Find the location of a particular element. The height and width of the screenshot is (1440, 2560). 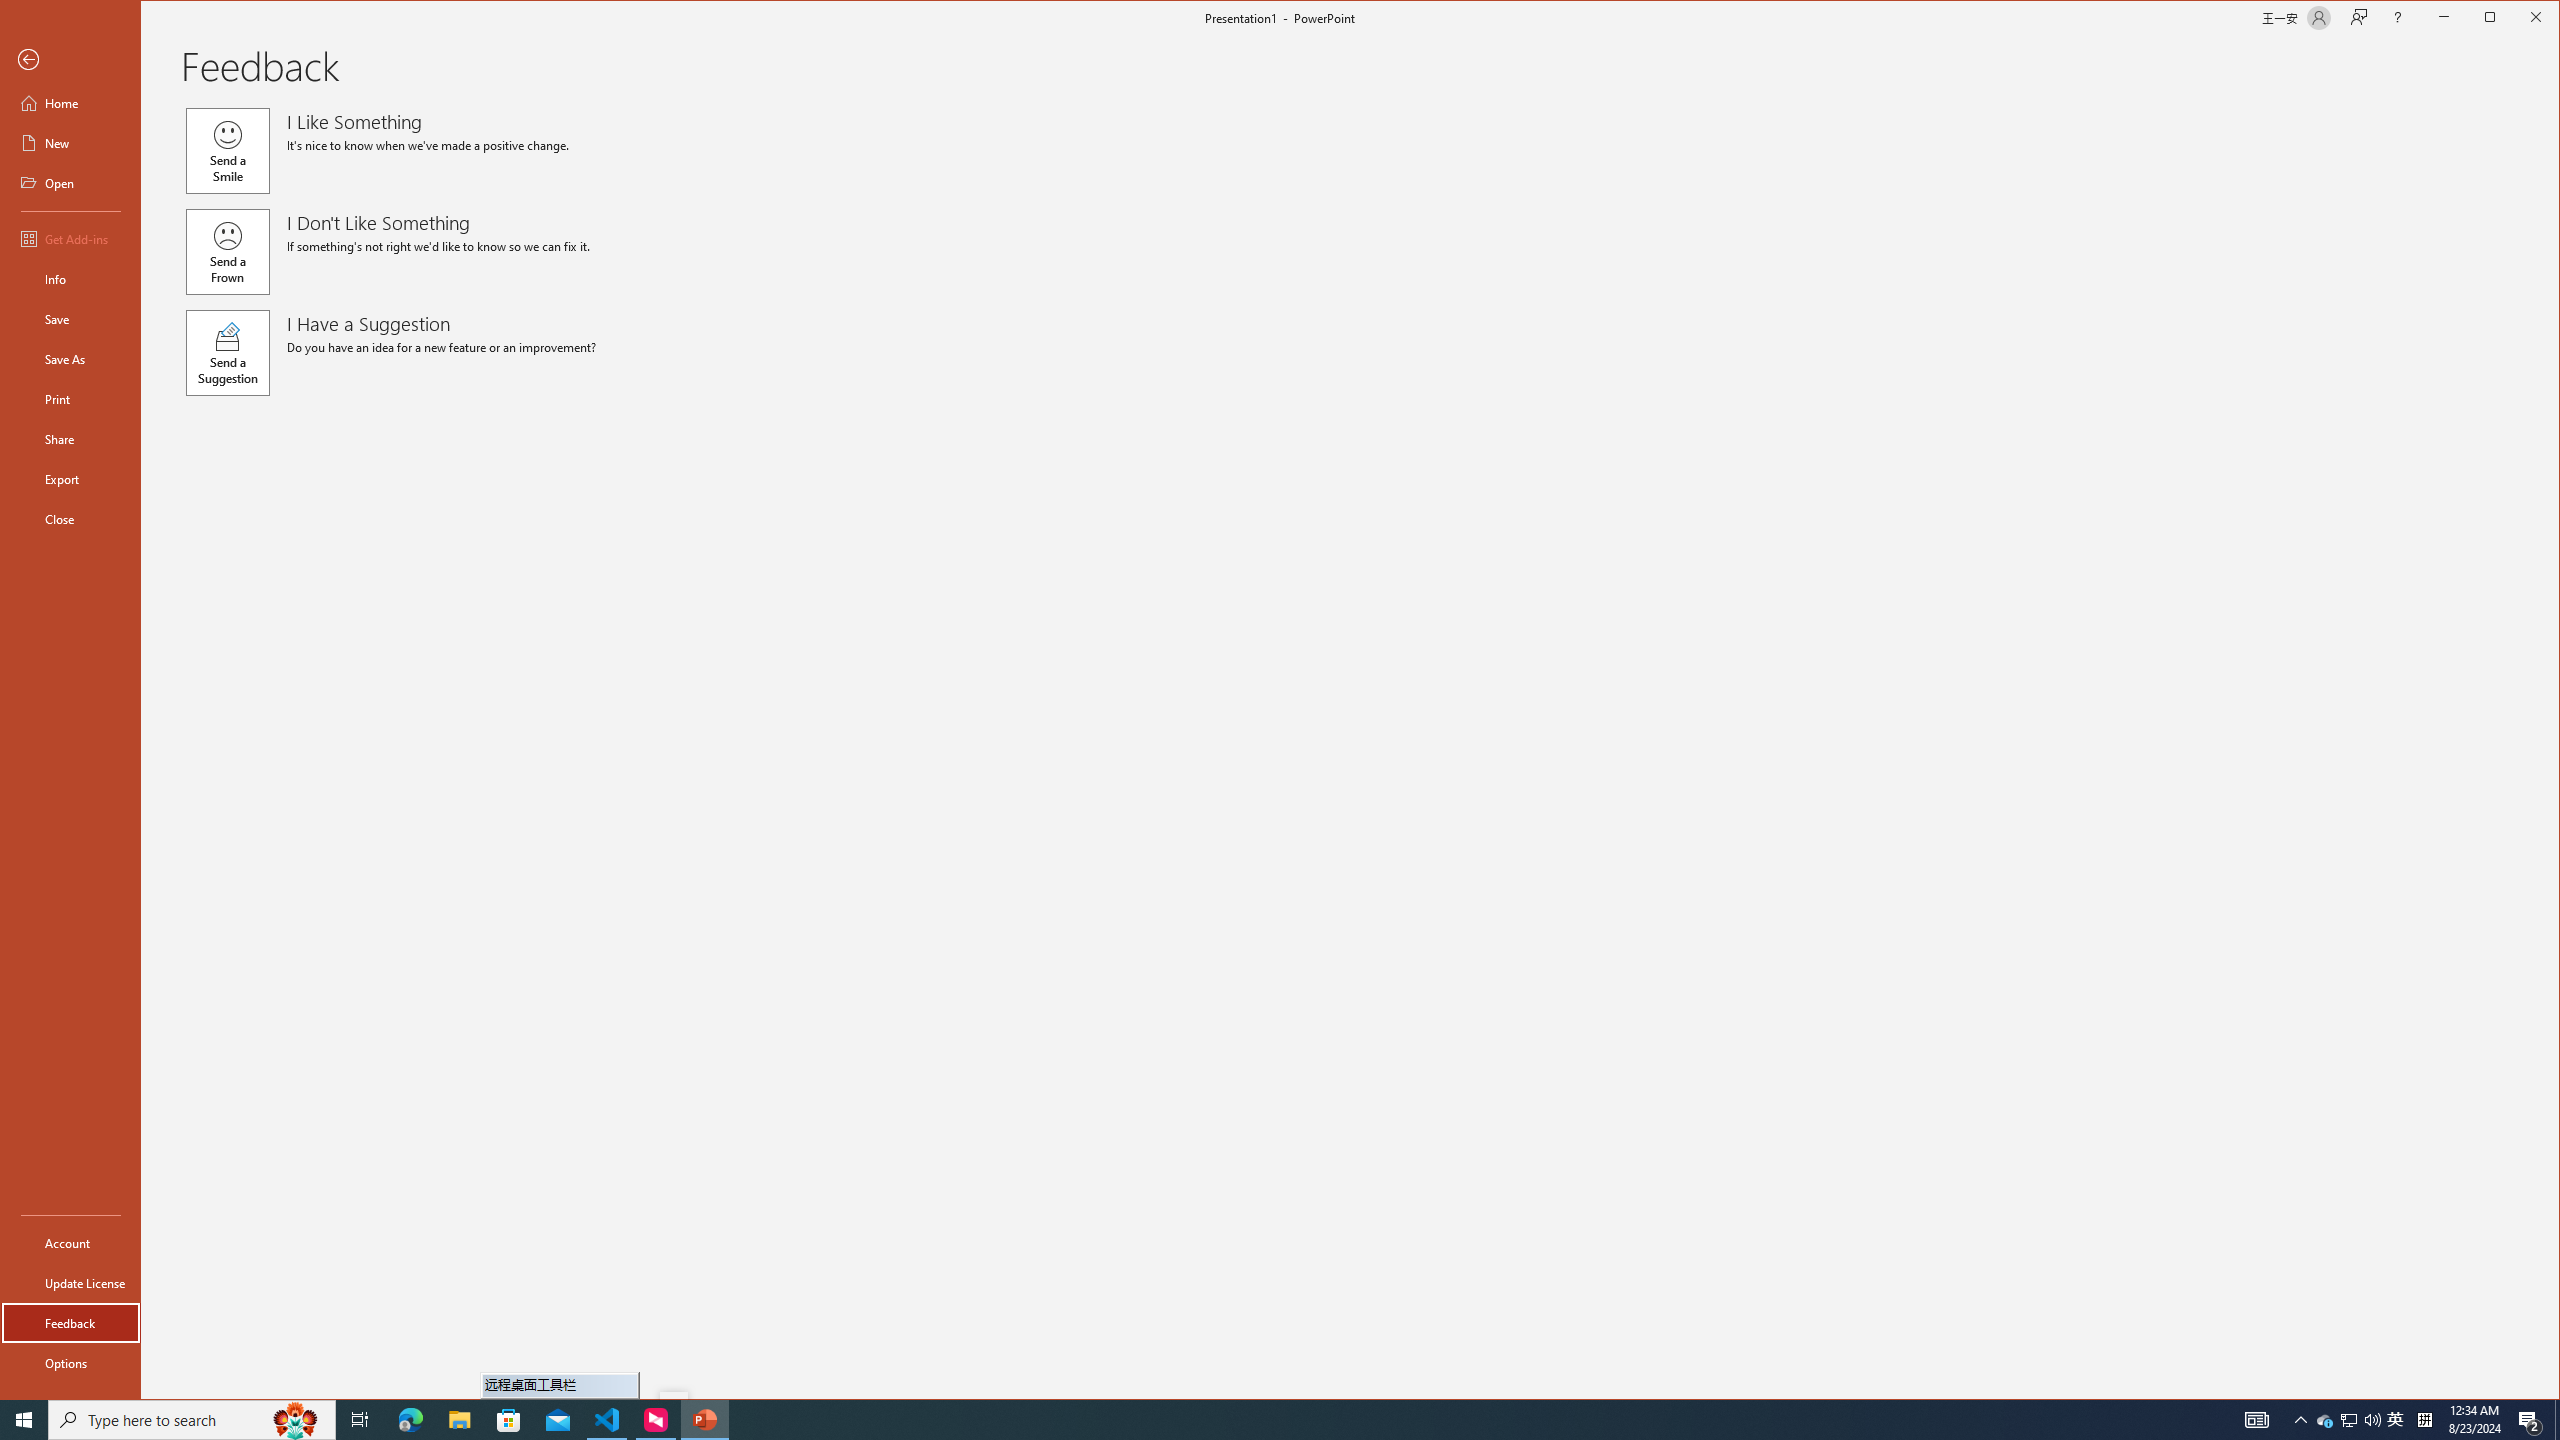

'Start' is located at coordinates (24, 1418).